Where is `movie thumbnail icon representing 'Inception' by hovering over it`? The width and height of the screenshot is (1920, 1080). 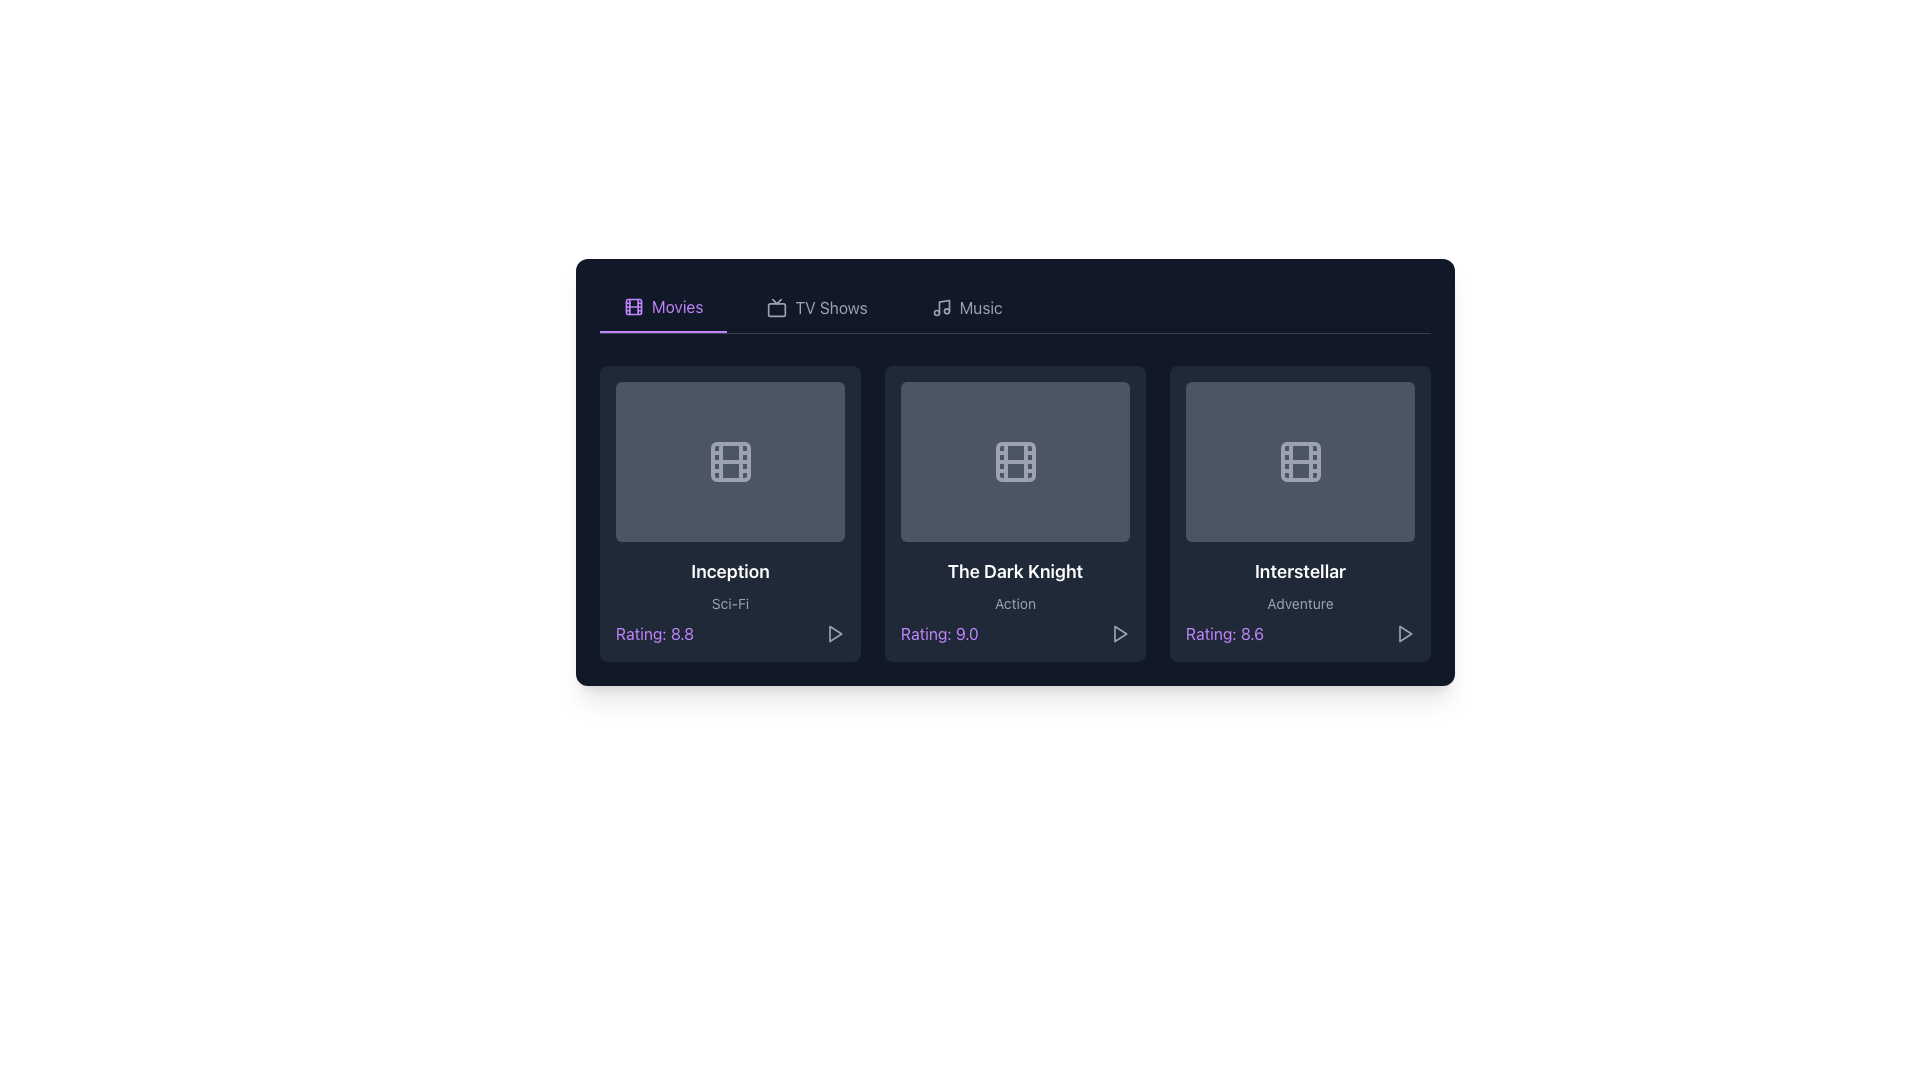
movie thumbnail icon representing 'Inception' by hovering over it is located at coordinates (729, 462).